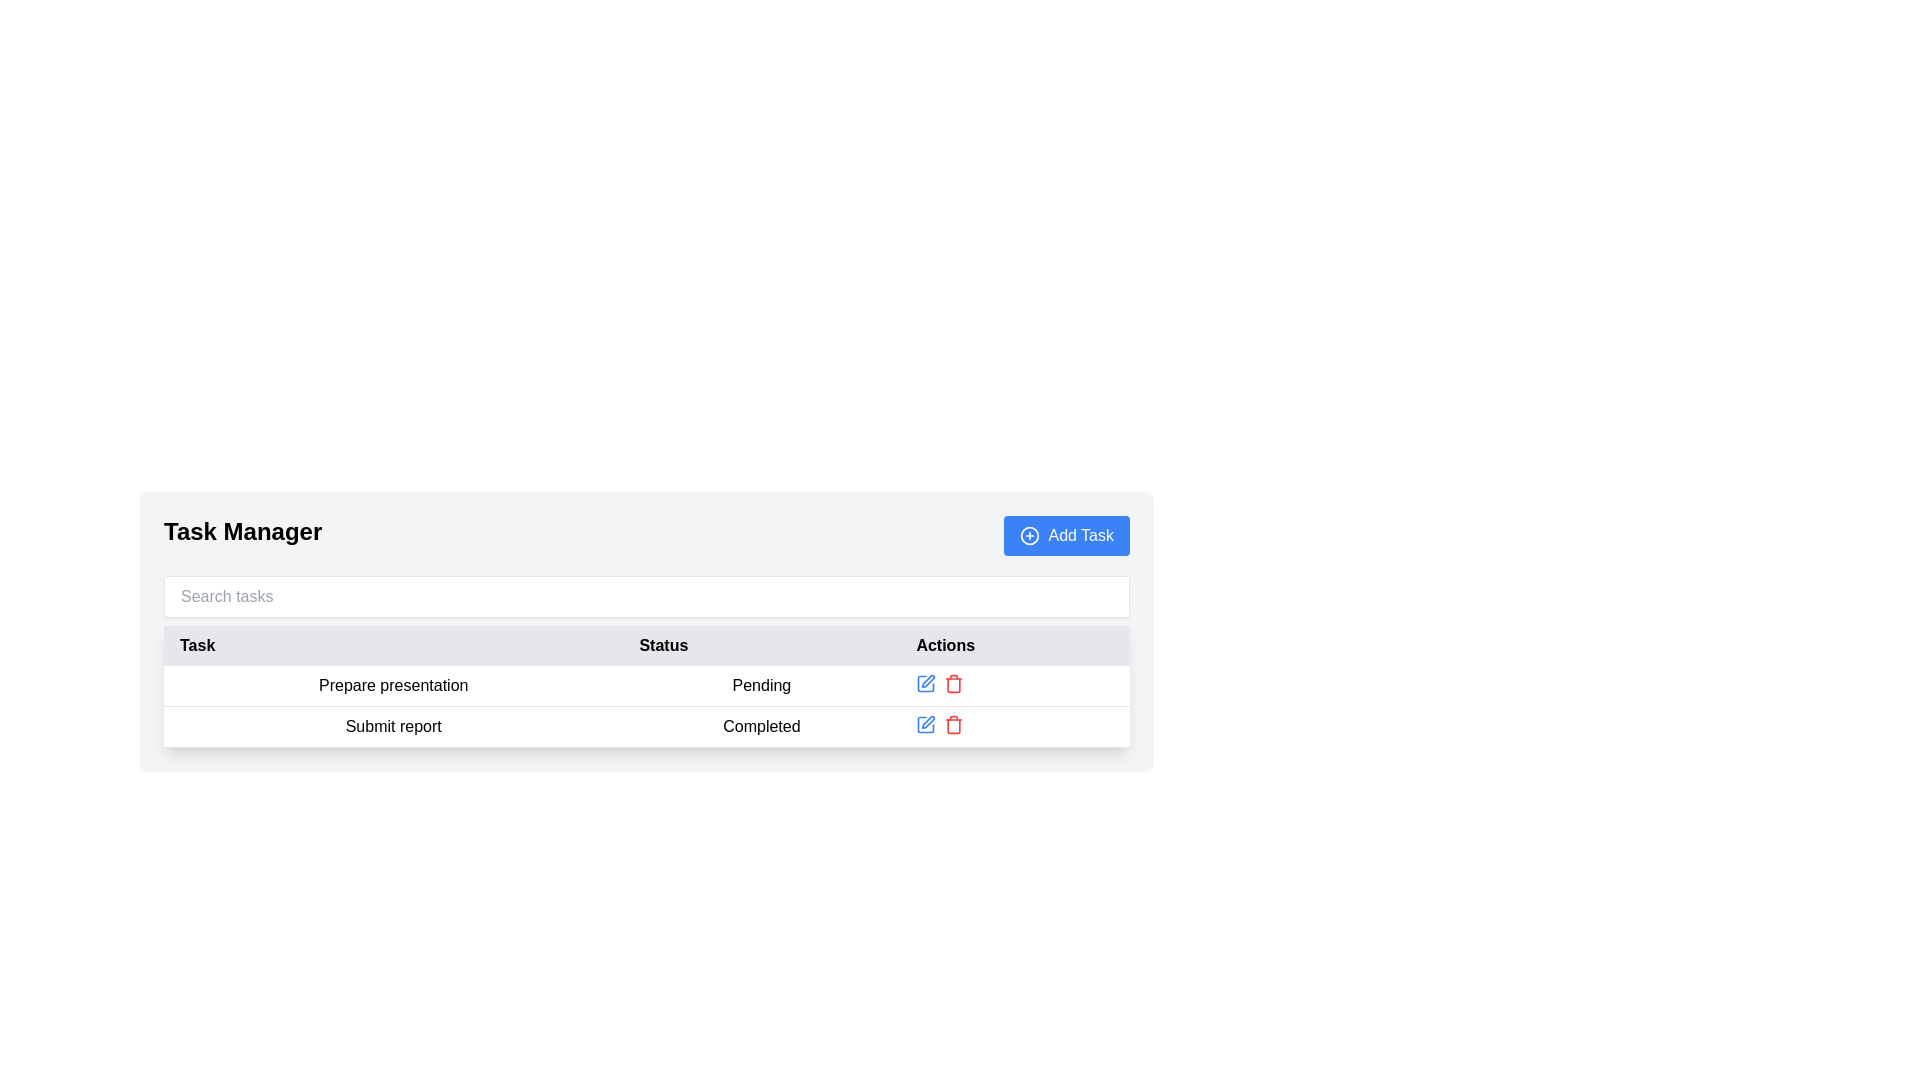 The width and height of the screenshot is (1920, 1080). What do you see at coordinates (760, 726) in the screenshot?
I see `the Text Label indicating the completion status of the task 'Submit report' located in the second row of the 'Status' column` at bounding box center [760, 726].